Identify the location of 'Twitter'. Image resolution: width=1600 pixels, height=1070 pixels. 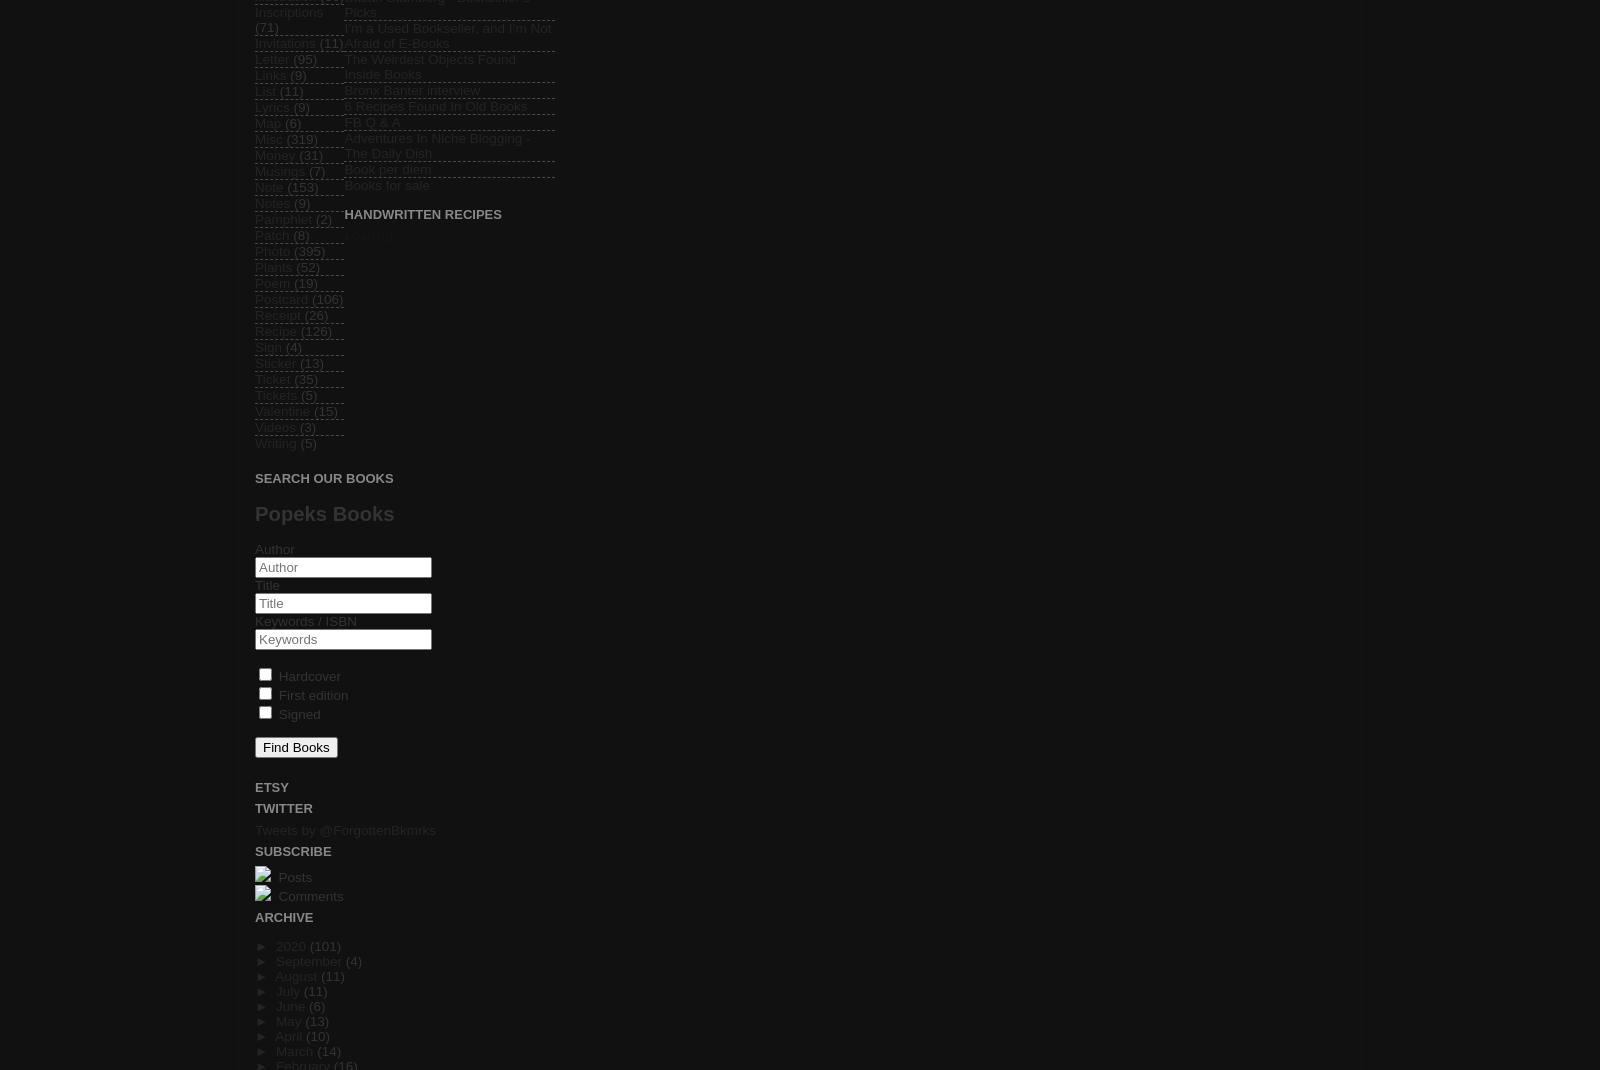
(283, 808).